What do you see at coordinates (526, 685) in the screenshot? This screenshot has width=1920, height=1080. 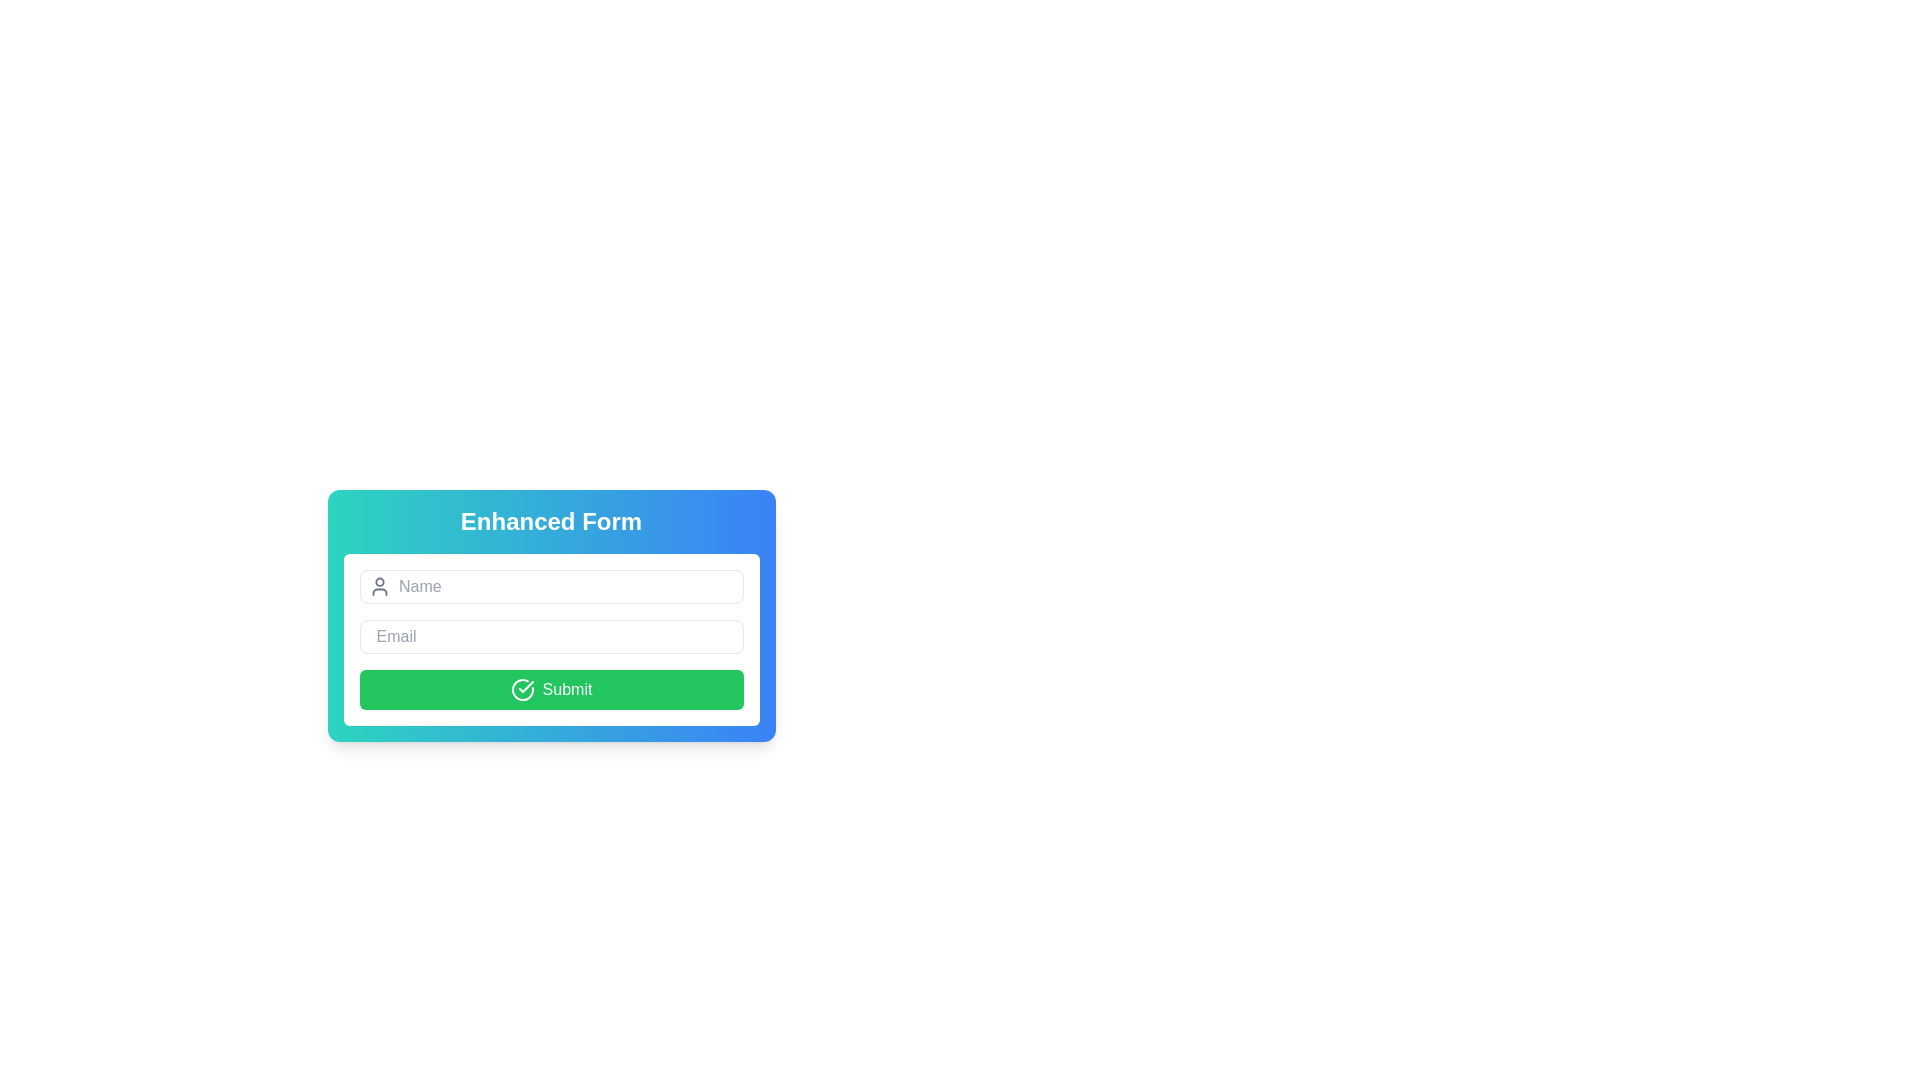 I see `the confirmation icon button located at the bottom of the form layout, which signifies task completion` at bounding box center [526, 685].